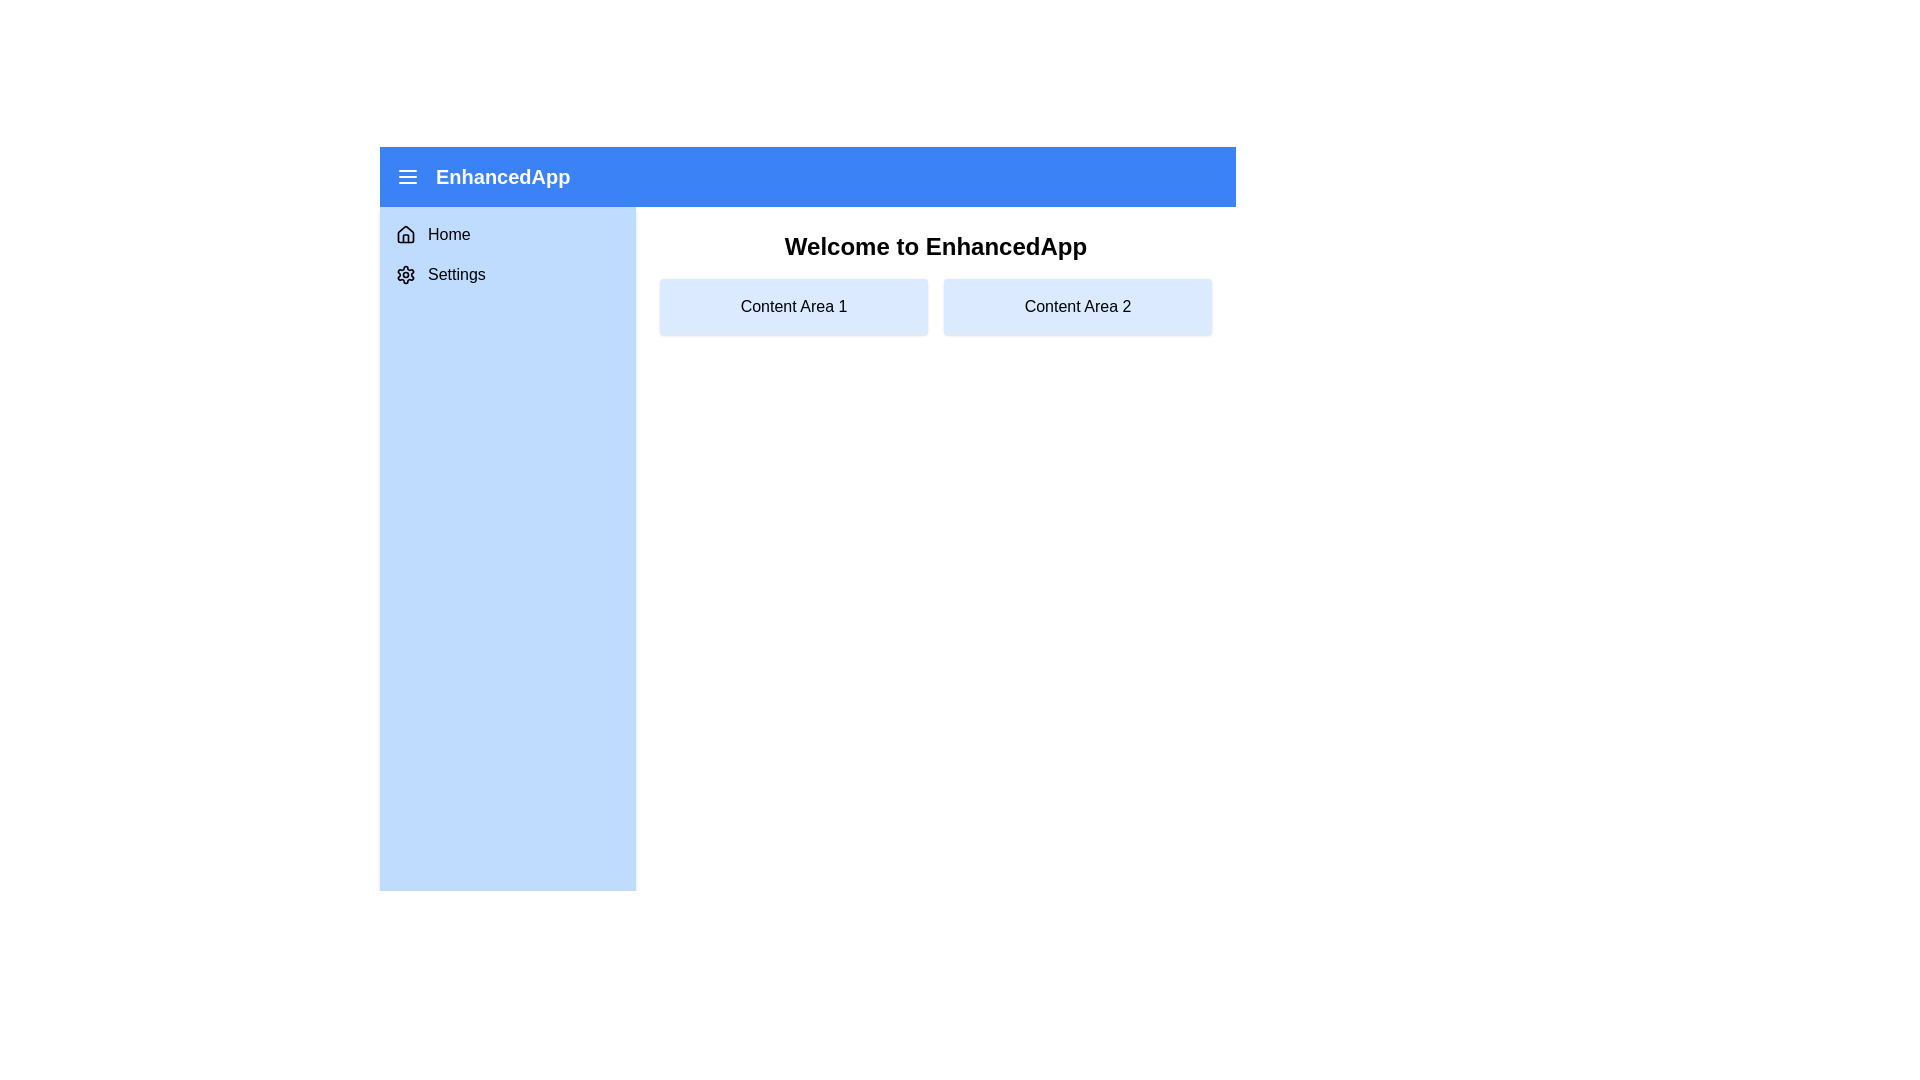 This screenshot has width=1920, height=1080. I want to click on application title displayed as a header text located in the top navigation bar, positioned to the right of the hamburger menu icon, so click(503, 176).